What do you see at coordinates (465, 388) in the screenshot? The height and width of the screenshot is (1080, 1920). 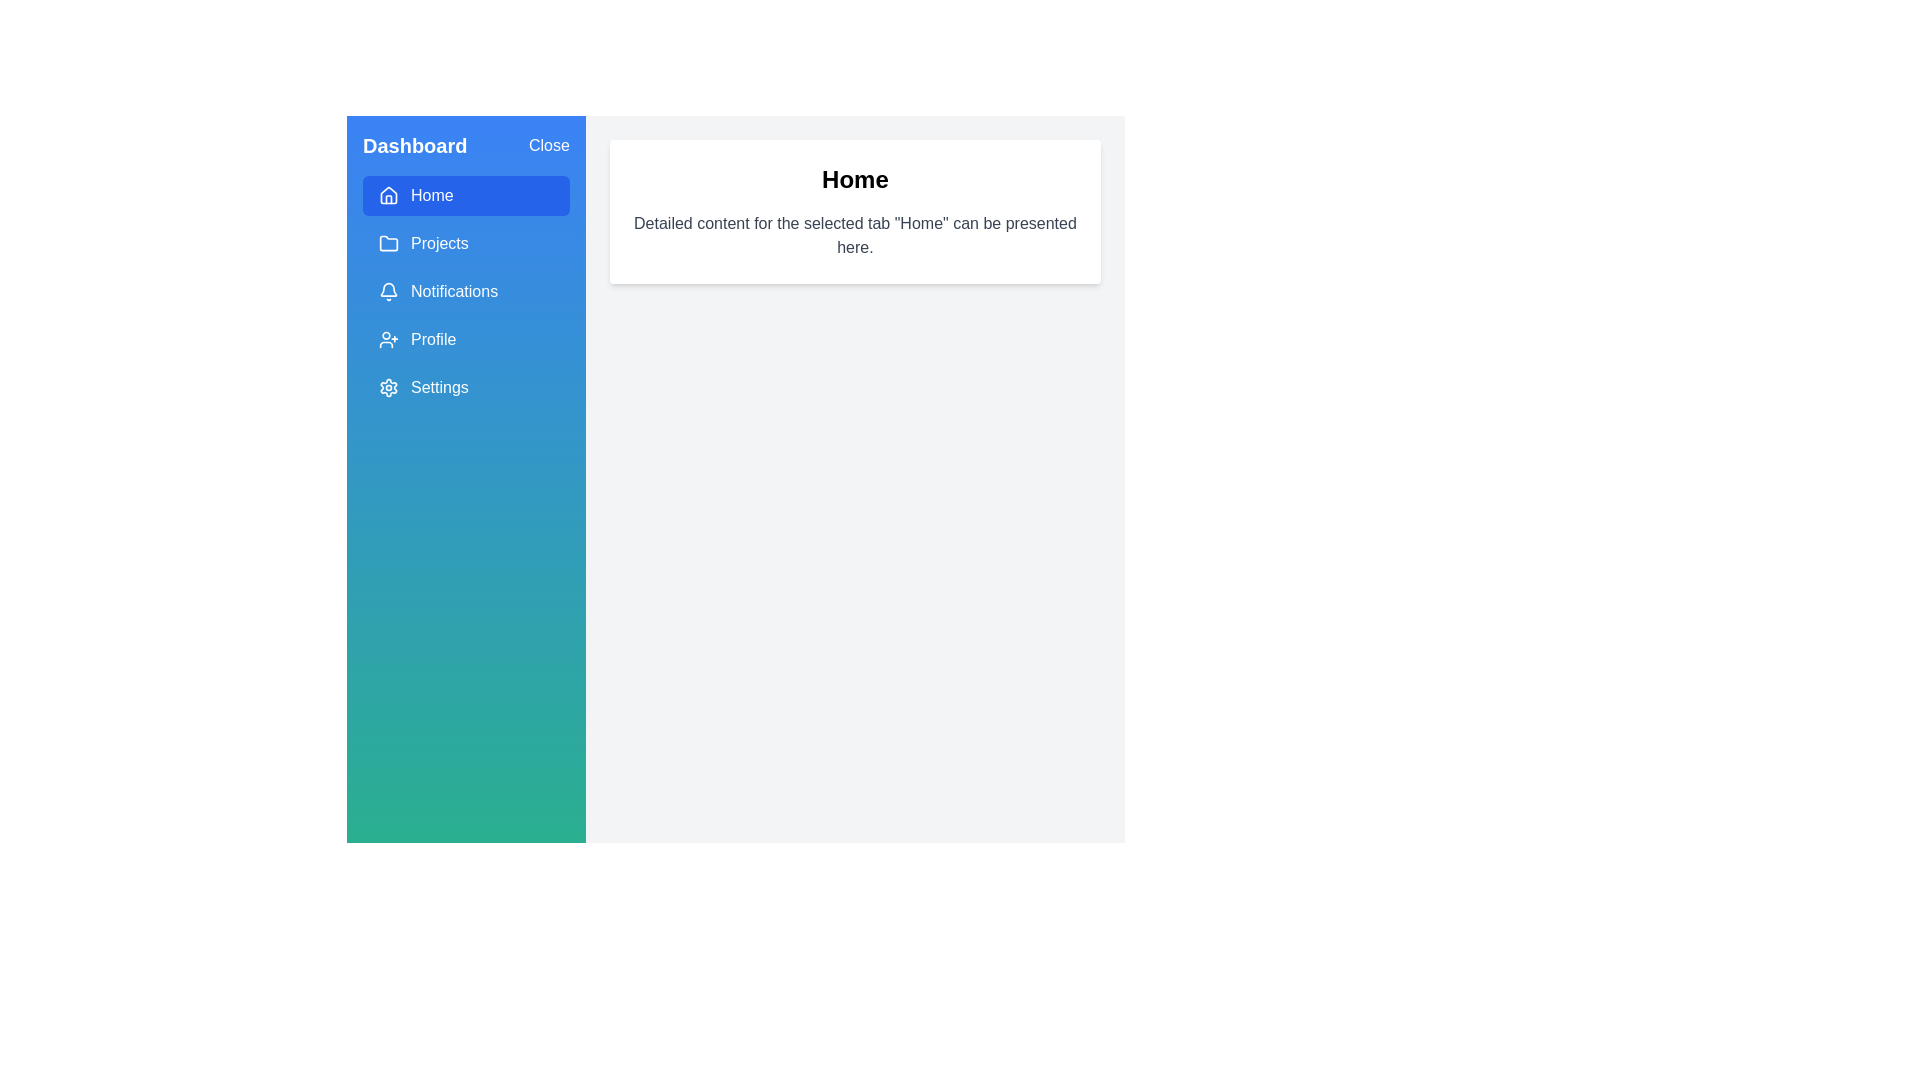 I see `the menu item Settings to display its content` at bounding box center [465, 388].